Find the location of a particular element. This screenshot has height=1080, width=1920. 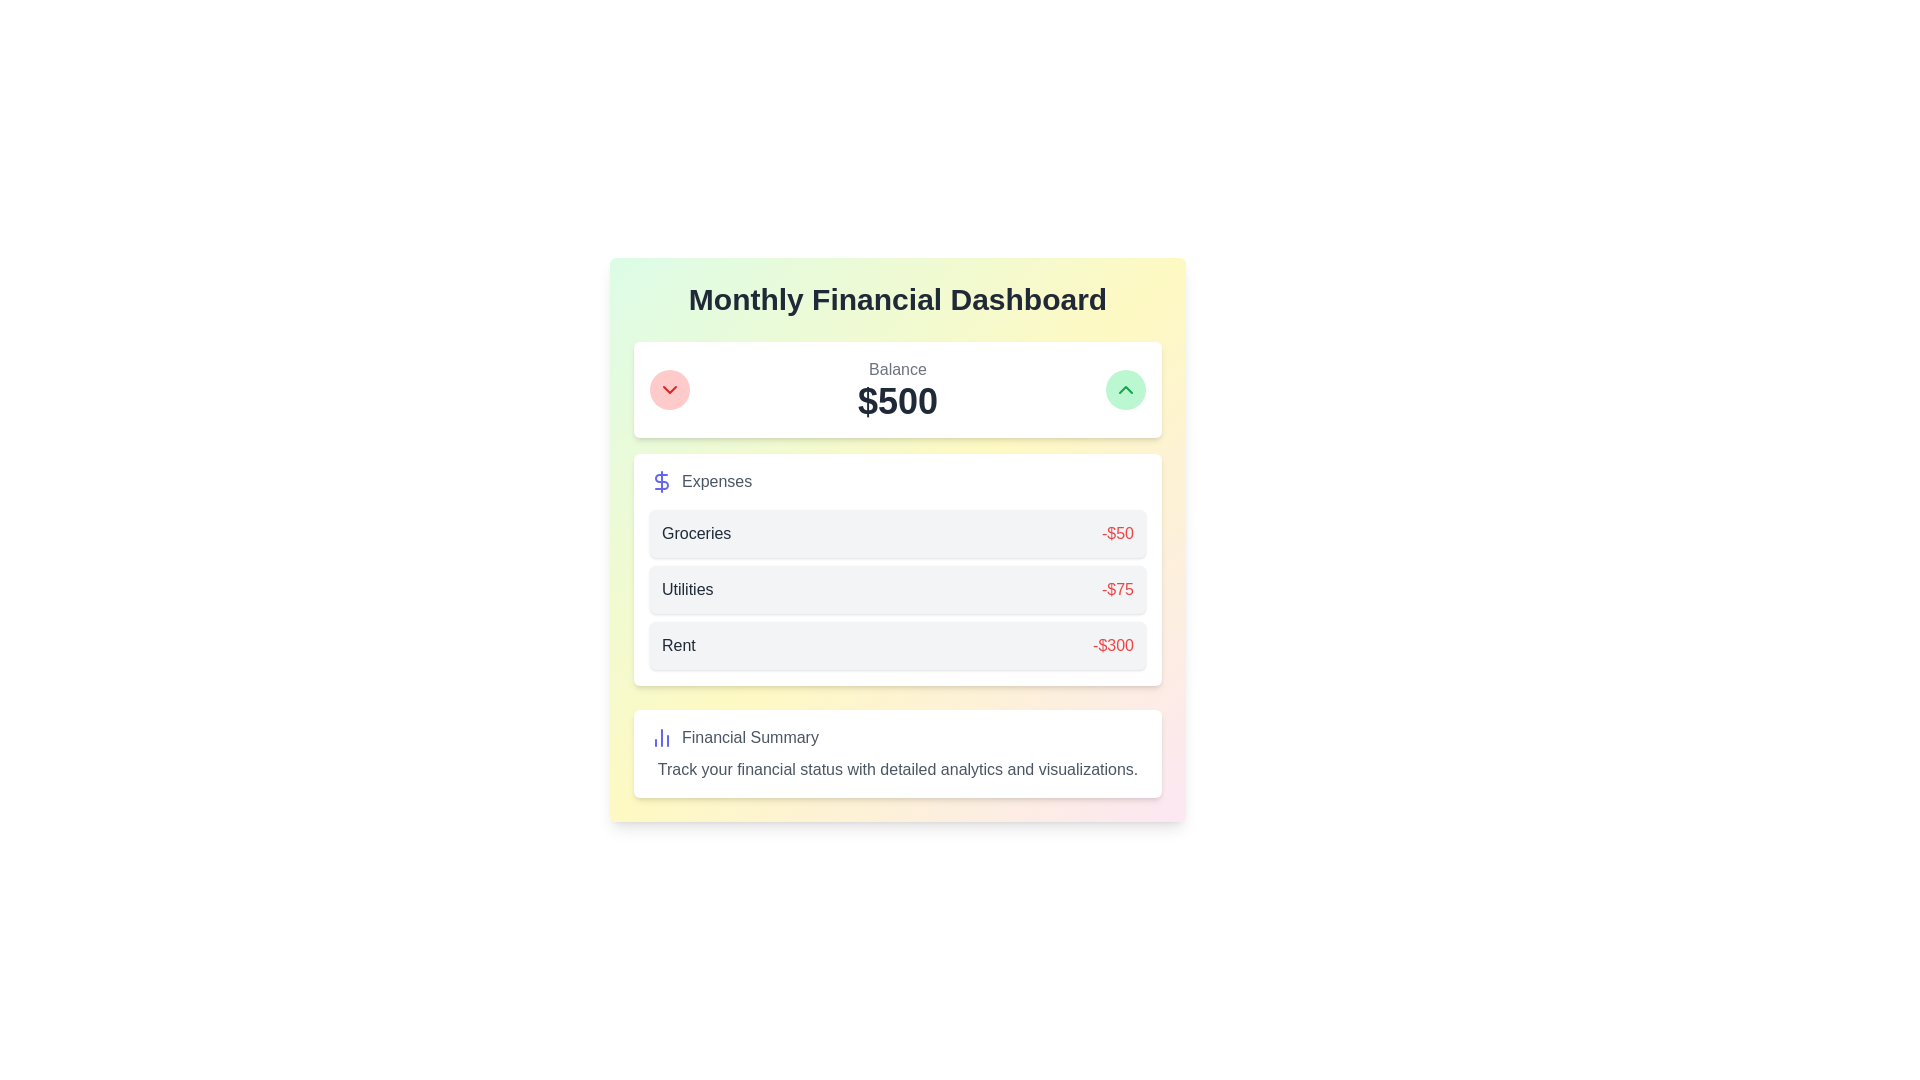

the individual expense items within the third expense breakdown card located below the 'Balance' card, which categorizes costs for 'Groceries', 'Utilities', and 'Rent' is located at coordinates (896, 570).